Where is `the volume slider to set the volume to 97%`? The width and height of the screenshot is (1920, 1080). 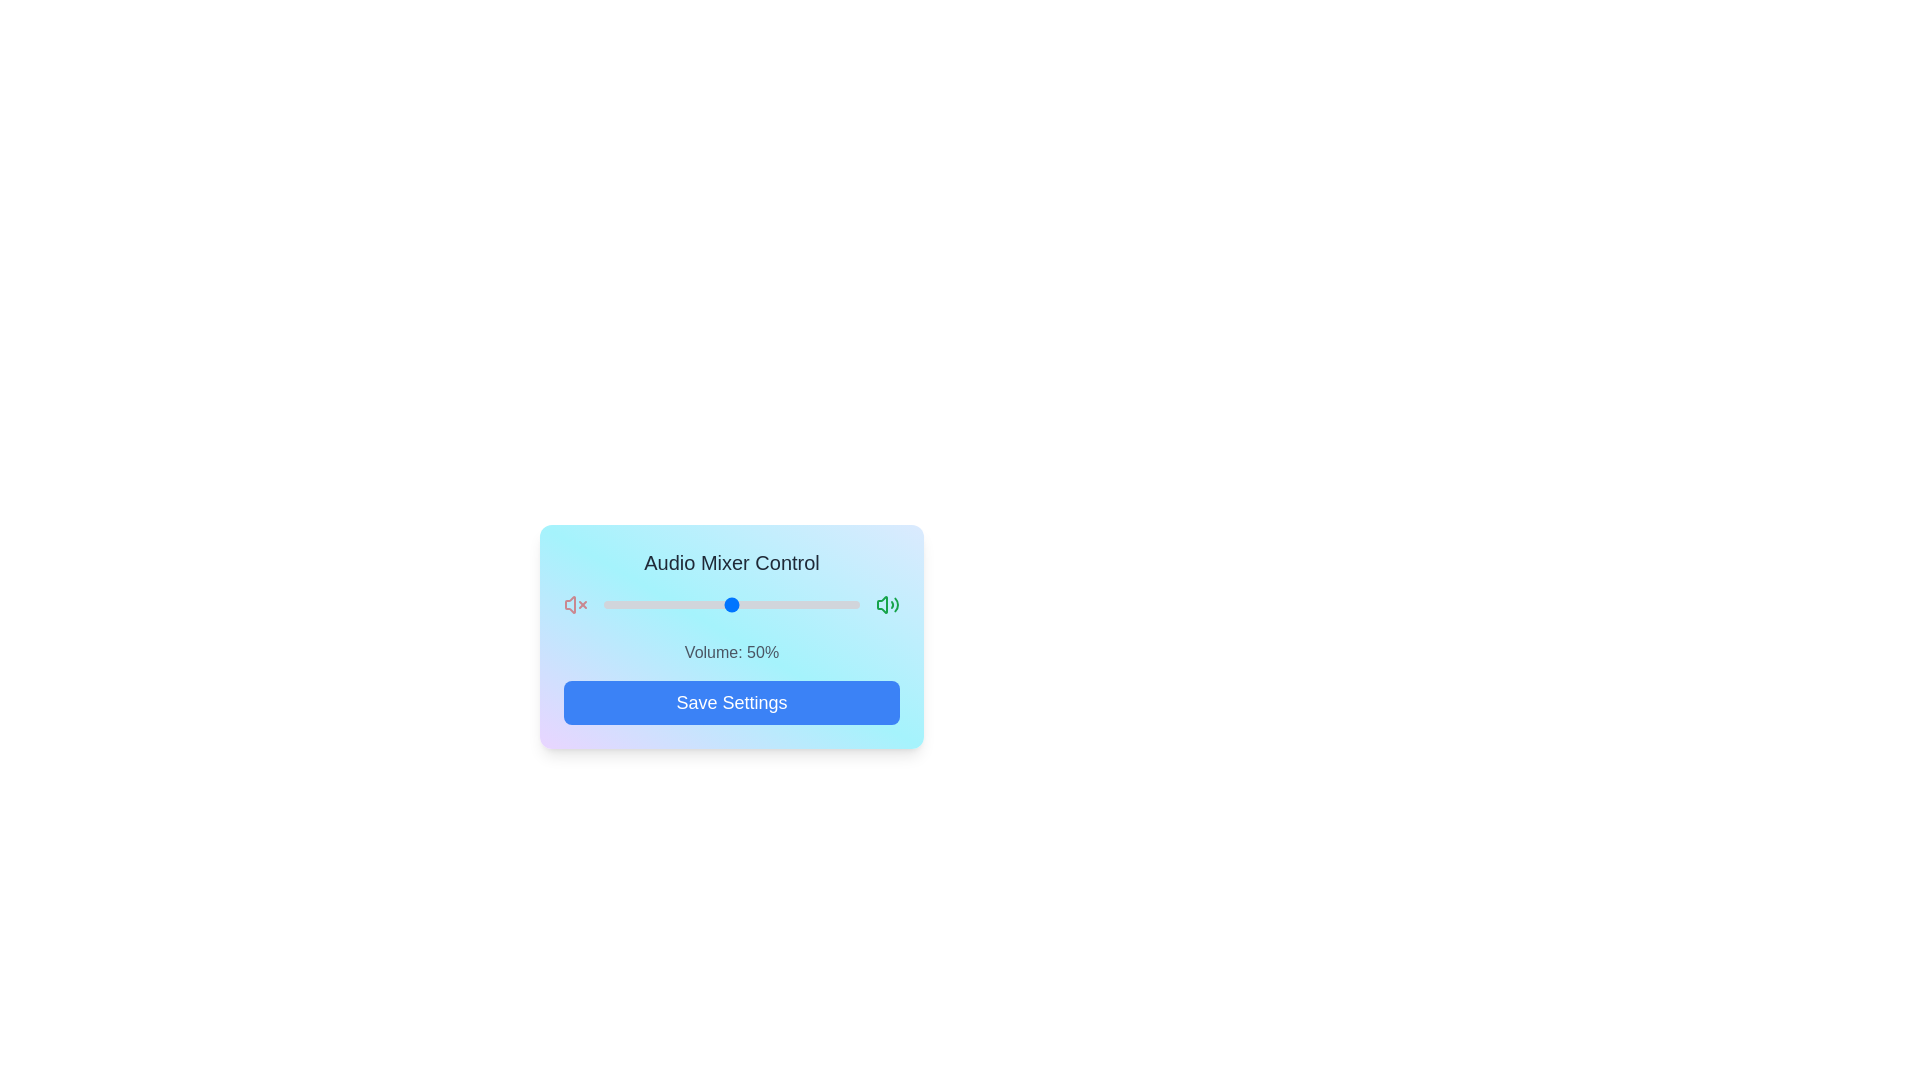
the volume slider to set the volume to 97% is located at coordinates (852, 604).